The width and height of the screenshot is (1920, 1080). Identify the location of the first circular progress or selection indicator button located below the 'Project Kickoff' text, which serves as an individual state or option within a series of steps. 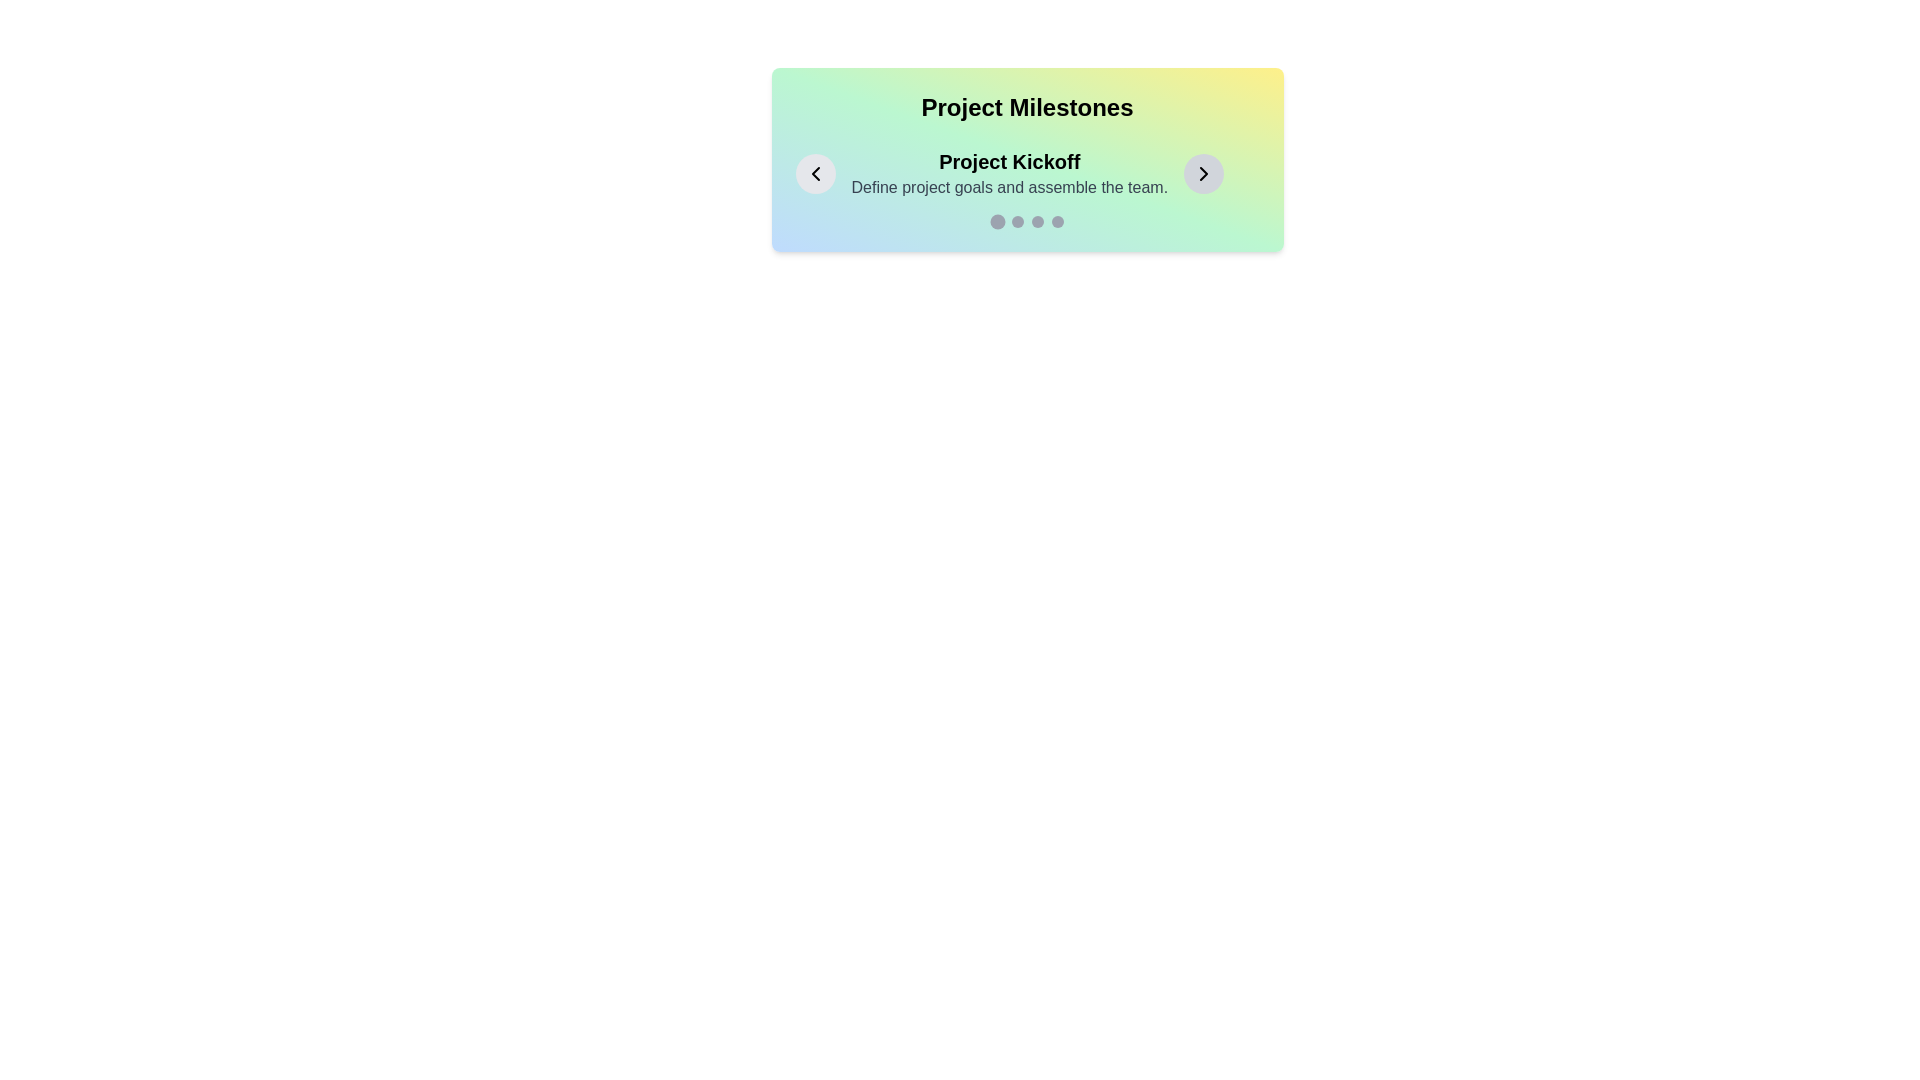
(997, 222).